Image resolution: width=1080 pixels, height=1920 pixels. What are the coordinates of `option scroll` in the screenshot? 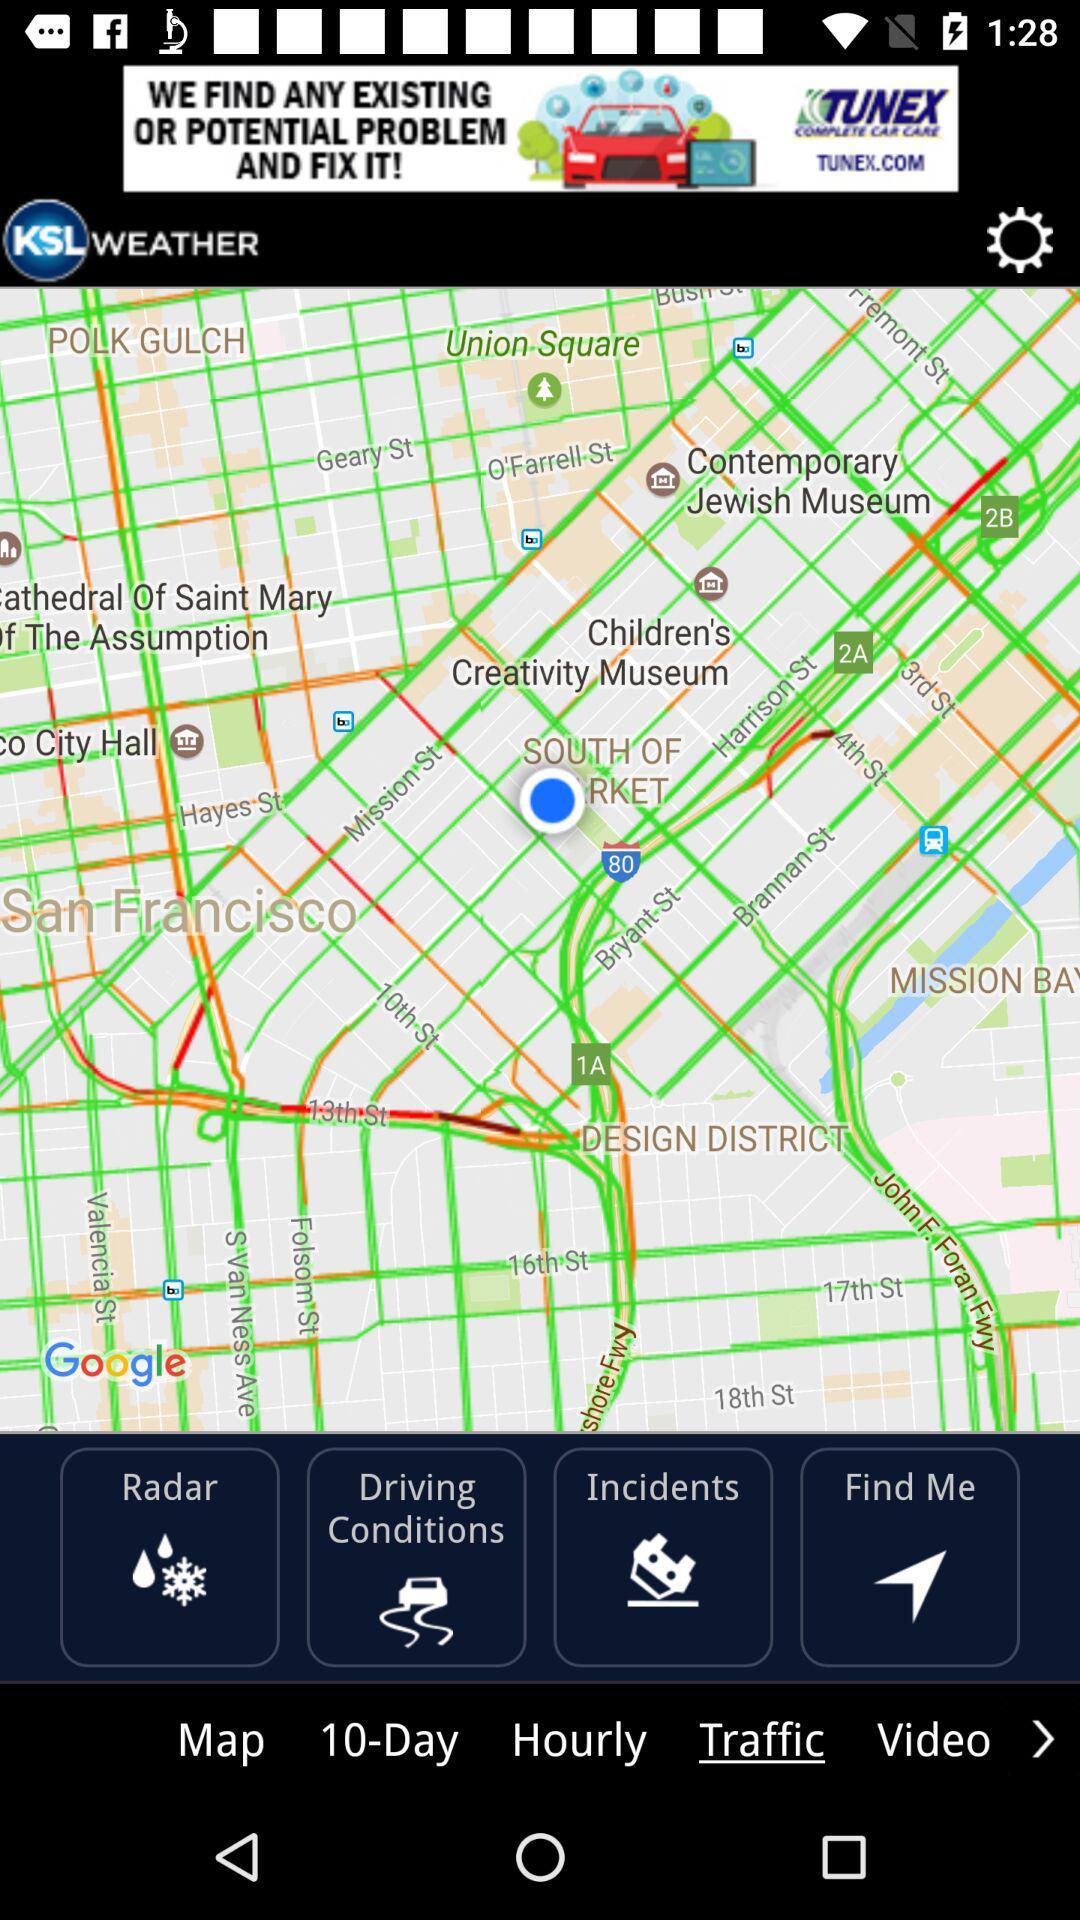 It's located at (1042, 1737).